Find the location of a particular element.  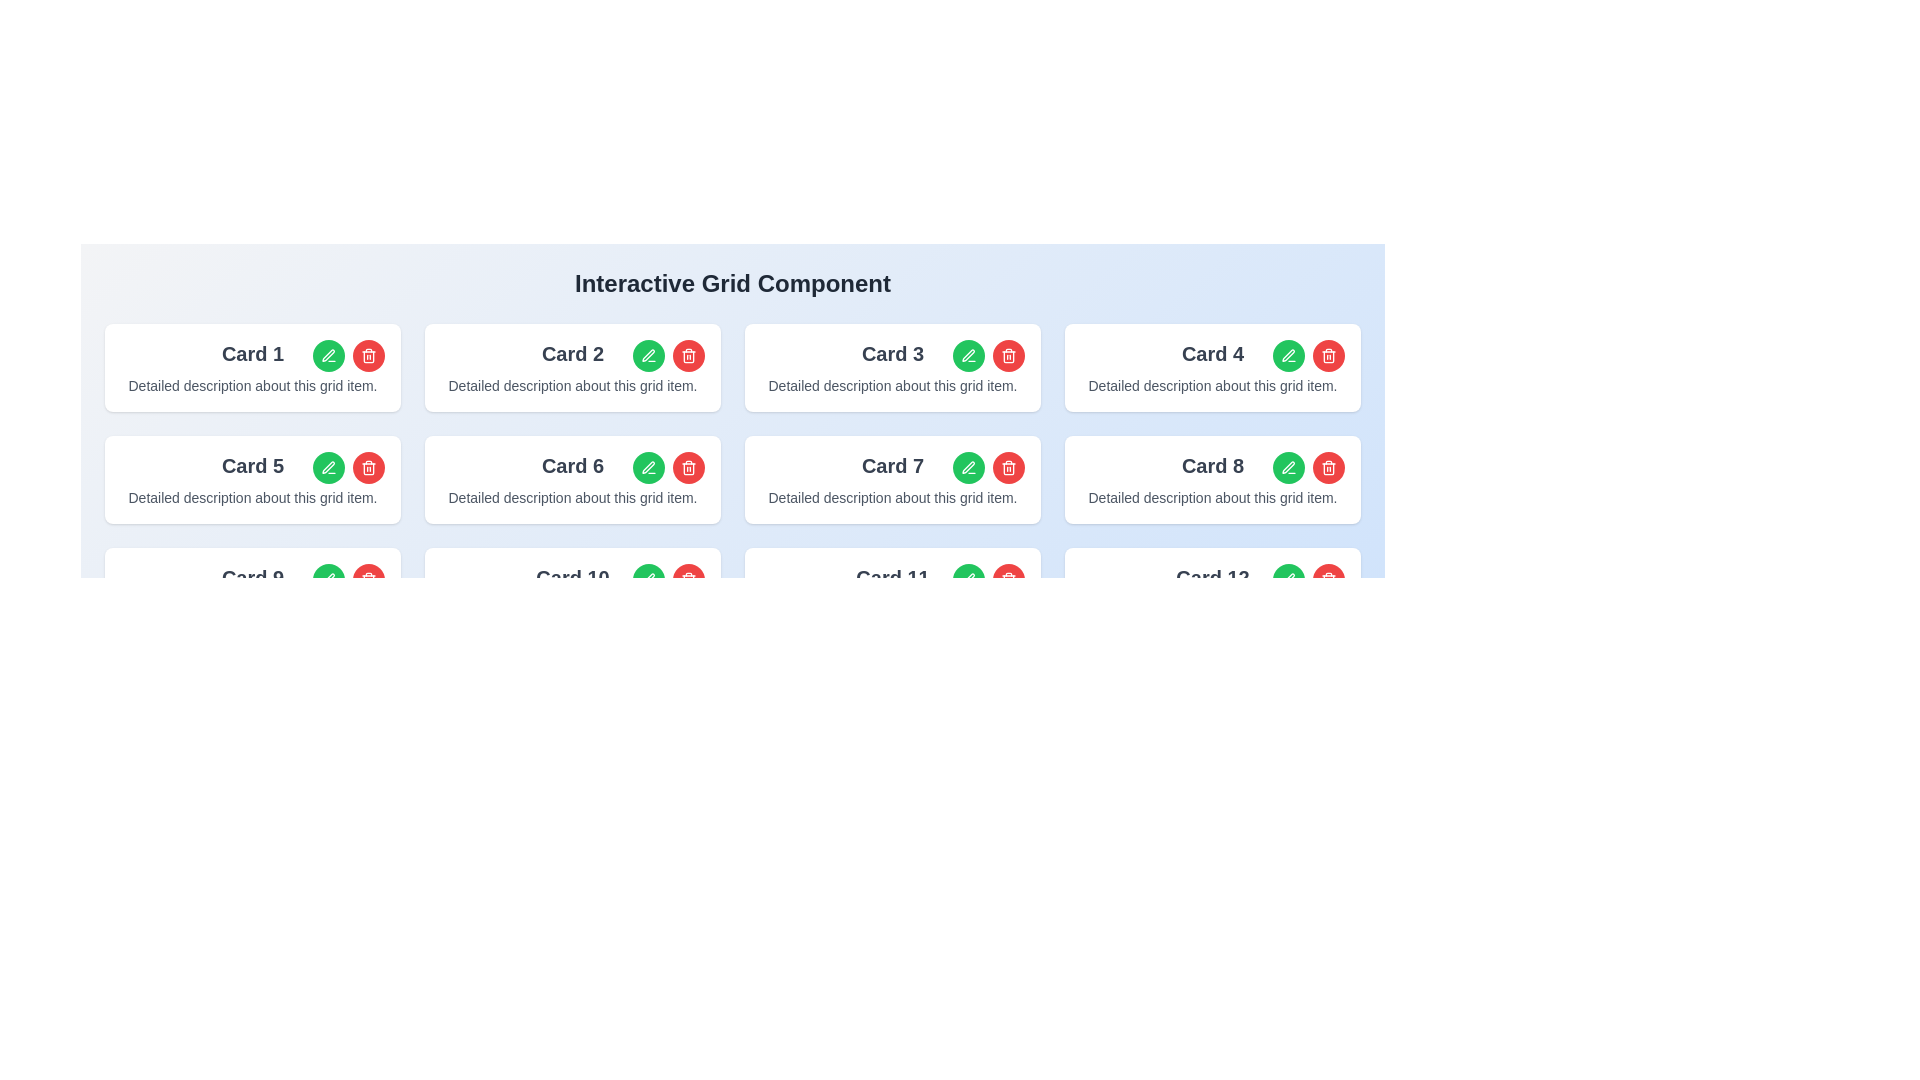

the edit action button located at the top-right corner of 'Card 3' to change its background color is located at coordinates (969, 354).